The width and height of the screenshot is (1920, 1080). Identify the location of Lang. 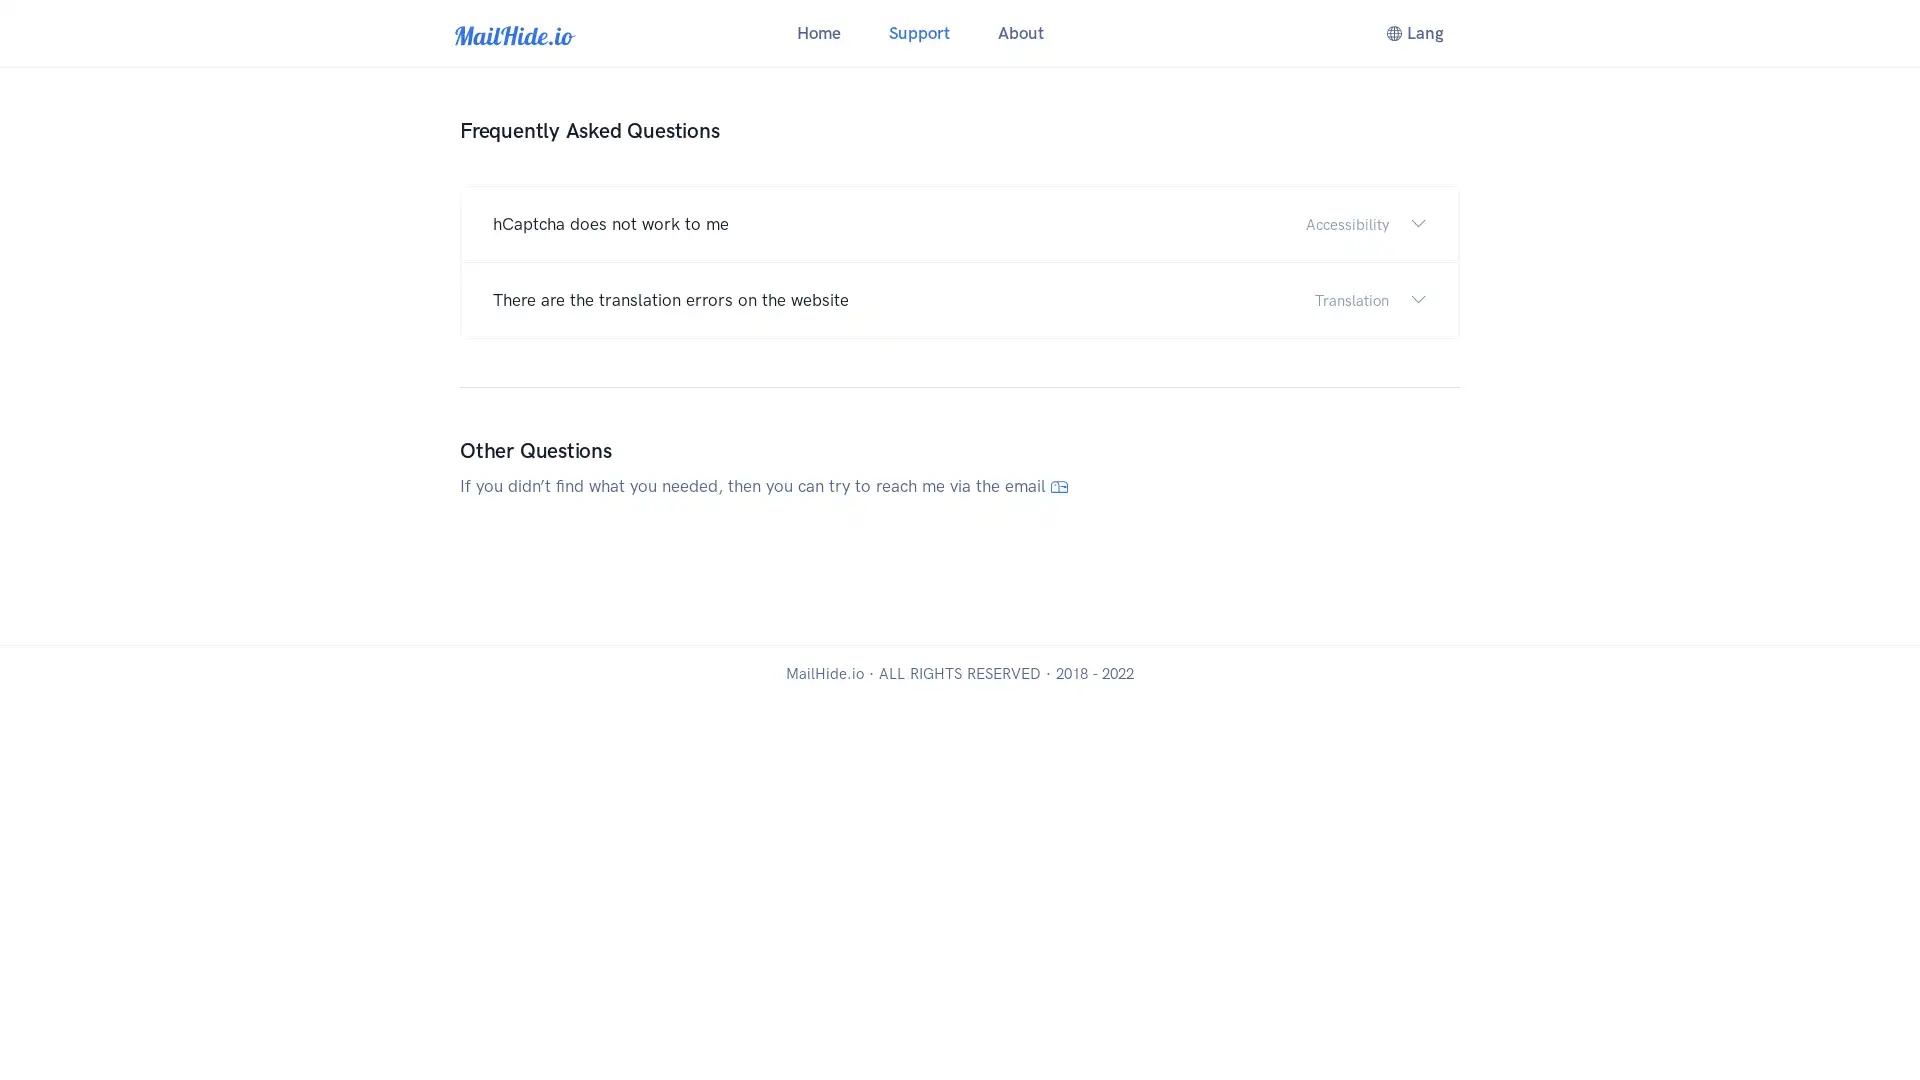
(1413, 33).